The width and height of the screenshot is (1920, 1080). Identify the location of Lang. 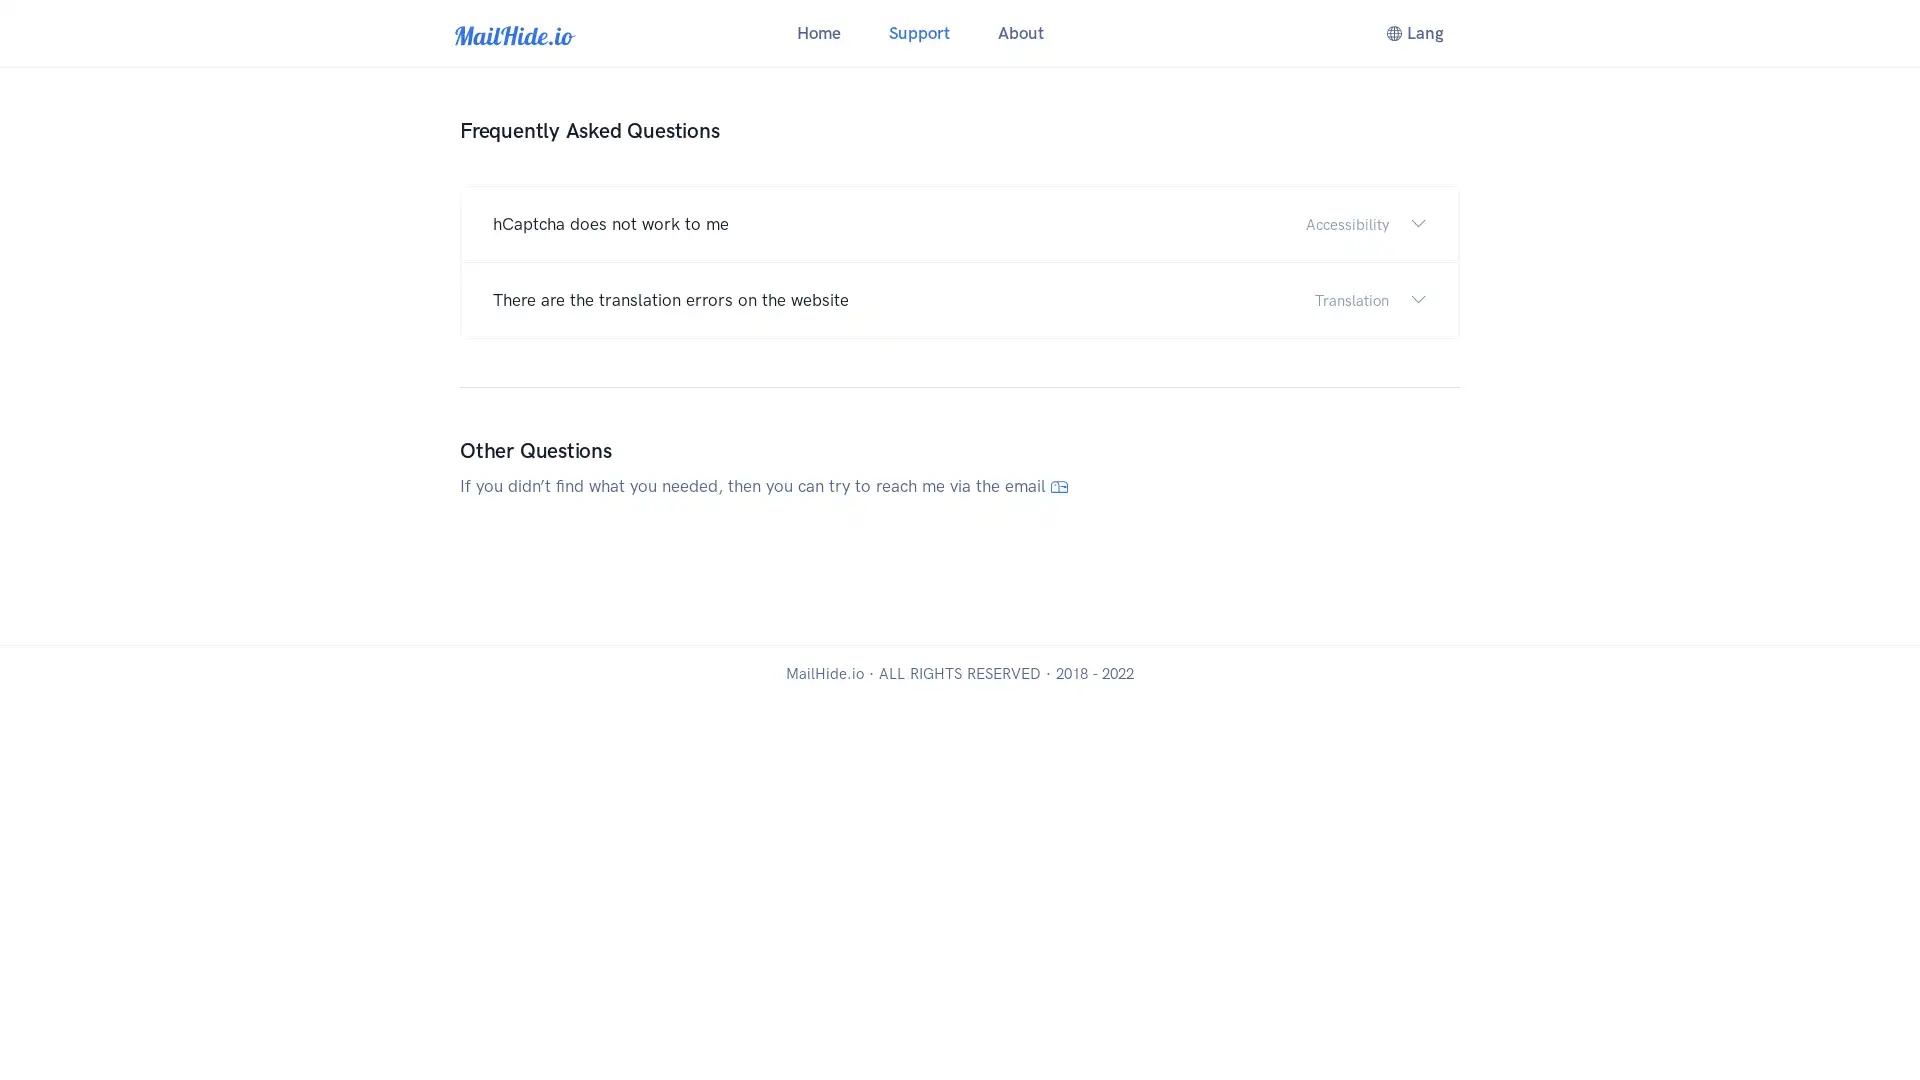
(1413, 33).